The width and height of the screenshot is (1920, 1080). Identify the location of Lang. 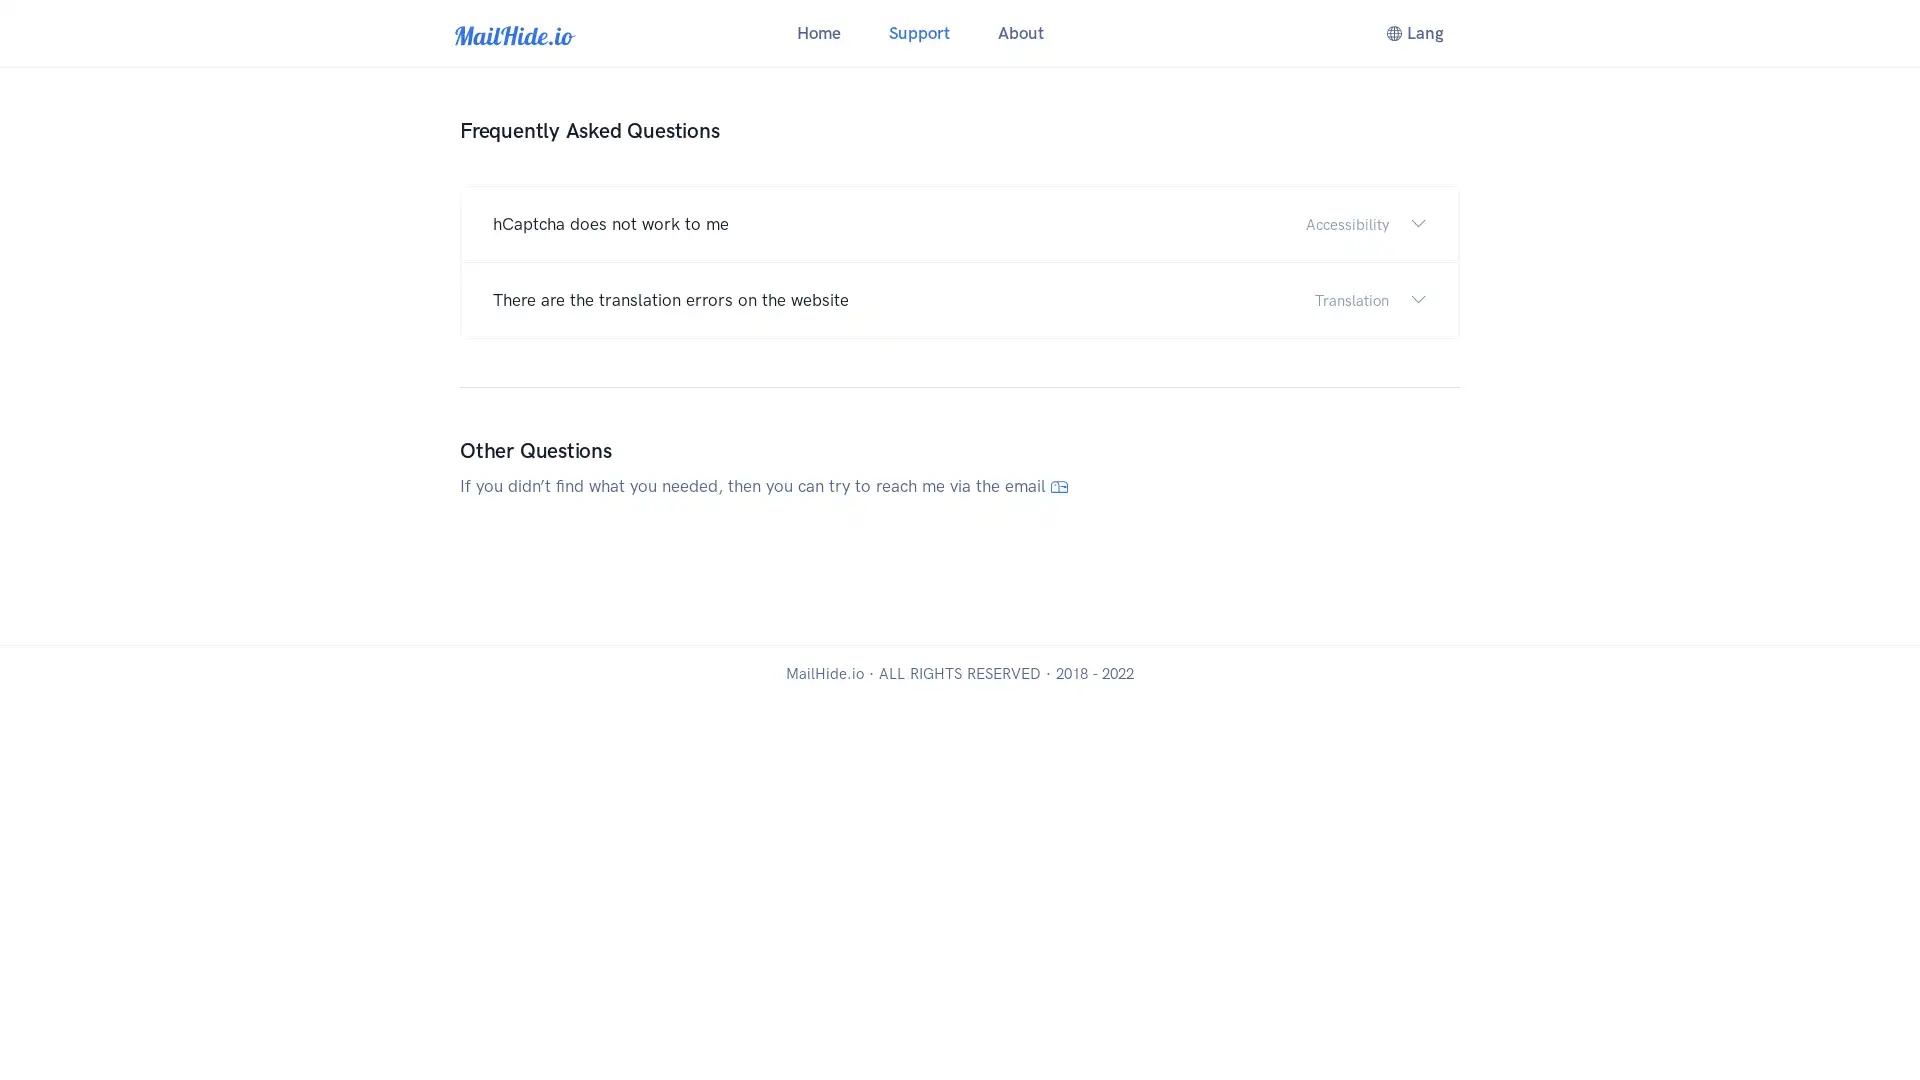
(1413, 33).